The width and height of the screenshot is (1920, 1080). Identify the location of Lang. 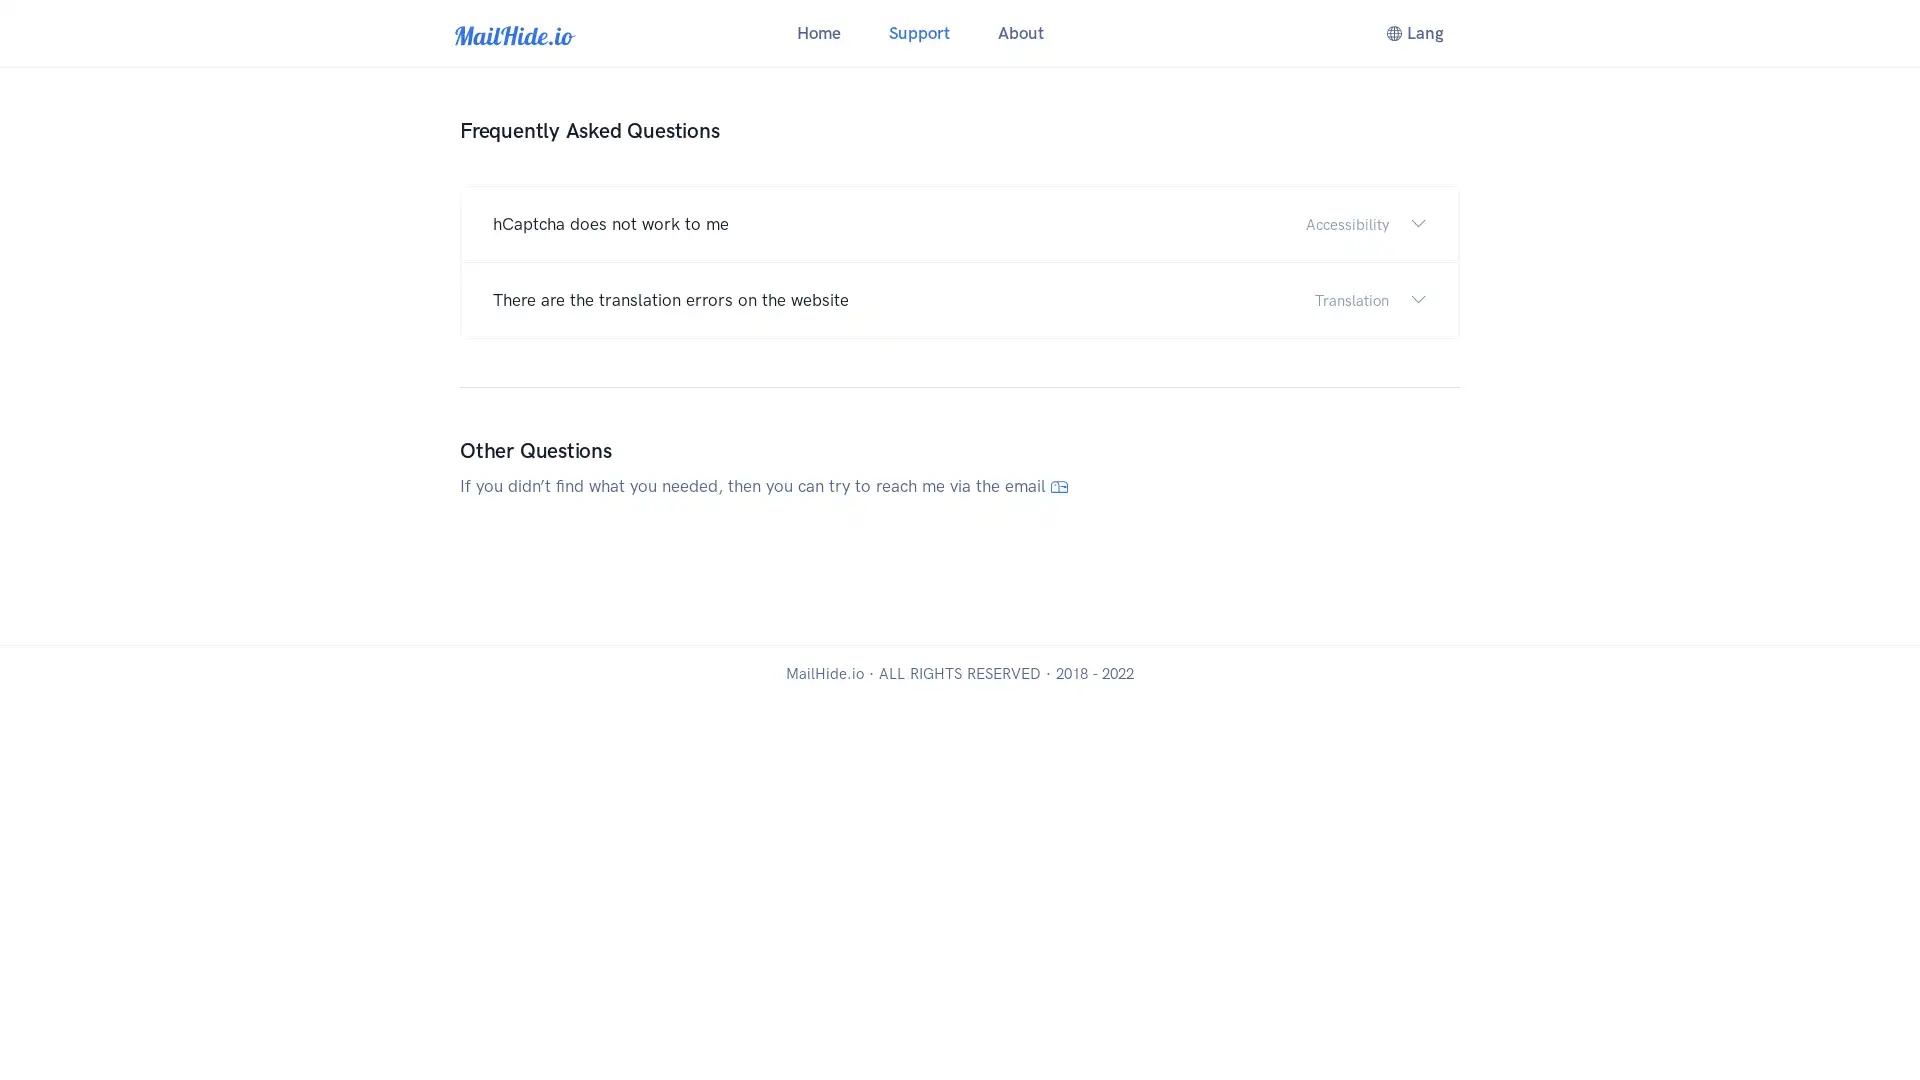
(1413, 33).